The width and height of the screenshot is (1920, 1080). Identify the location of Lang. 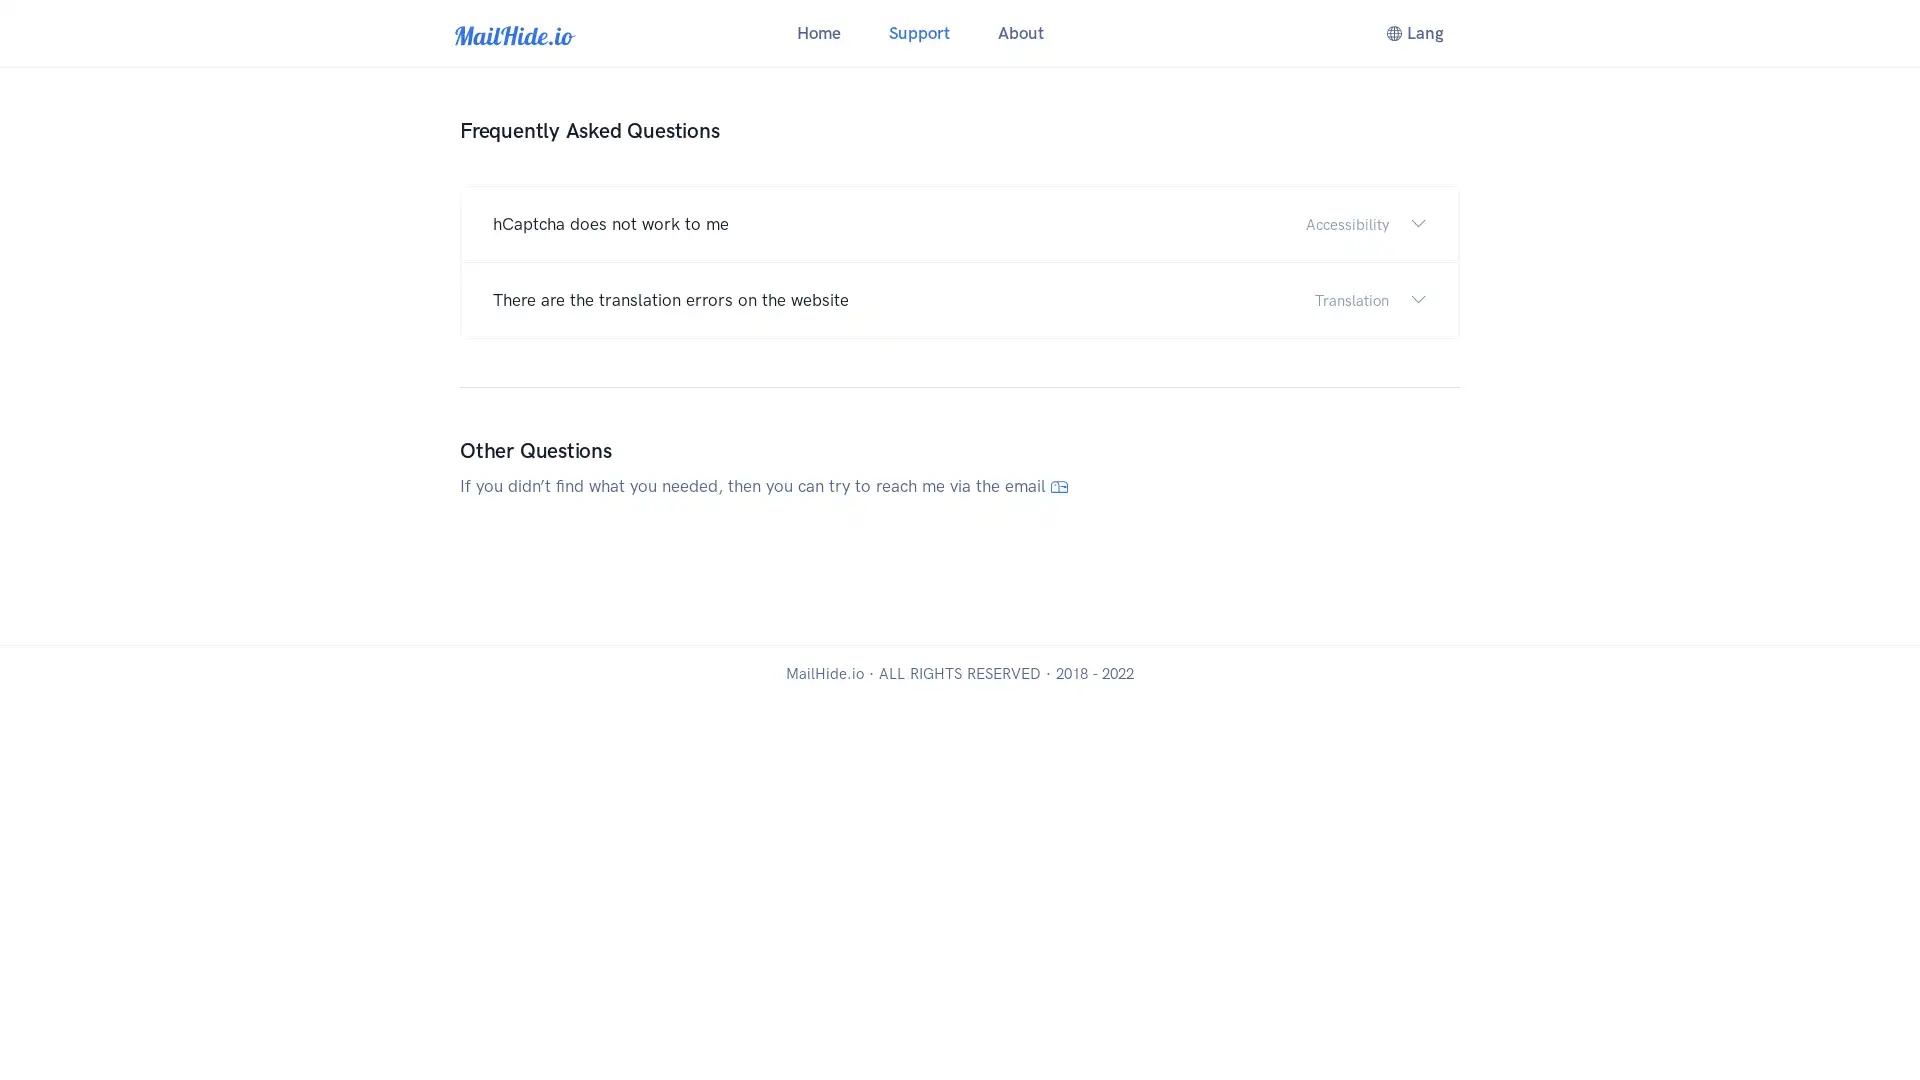
(1413, 33).